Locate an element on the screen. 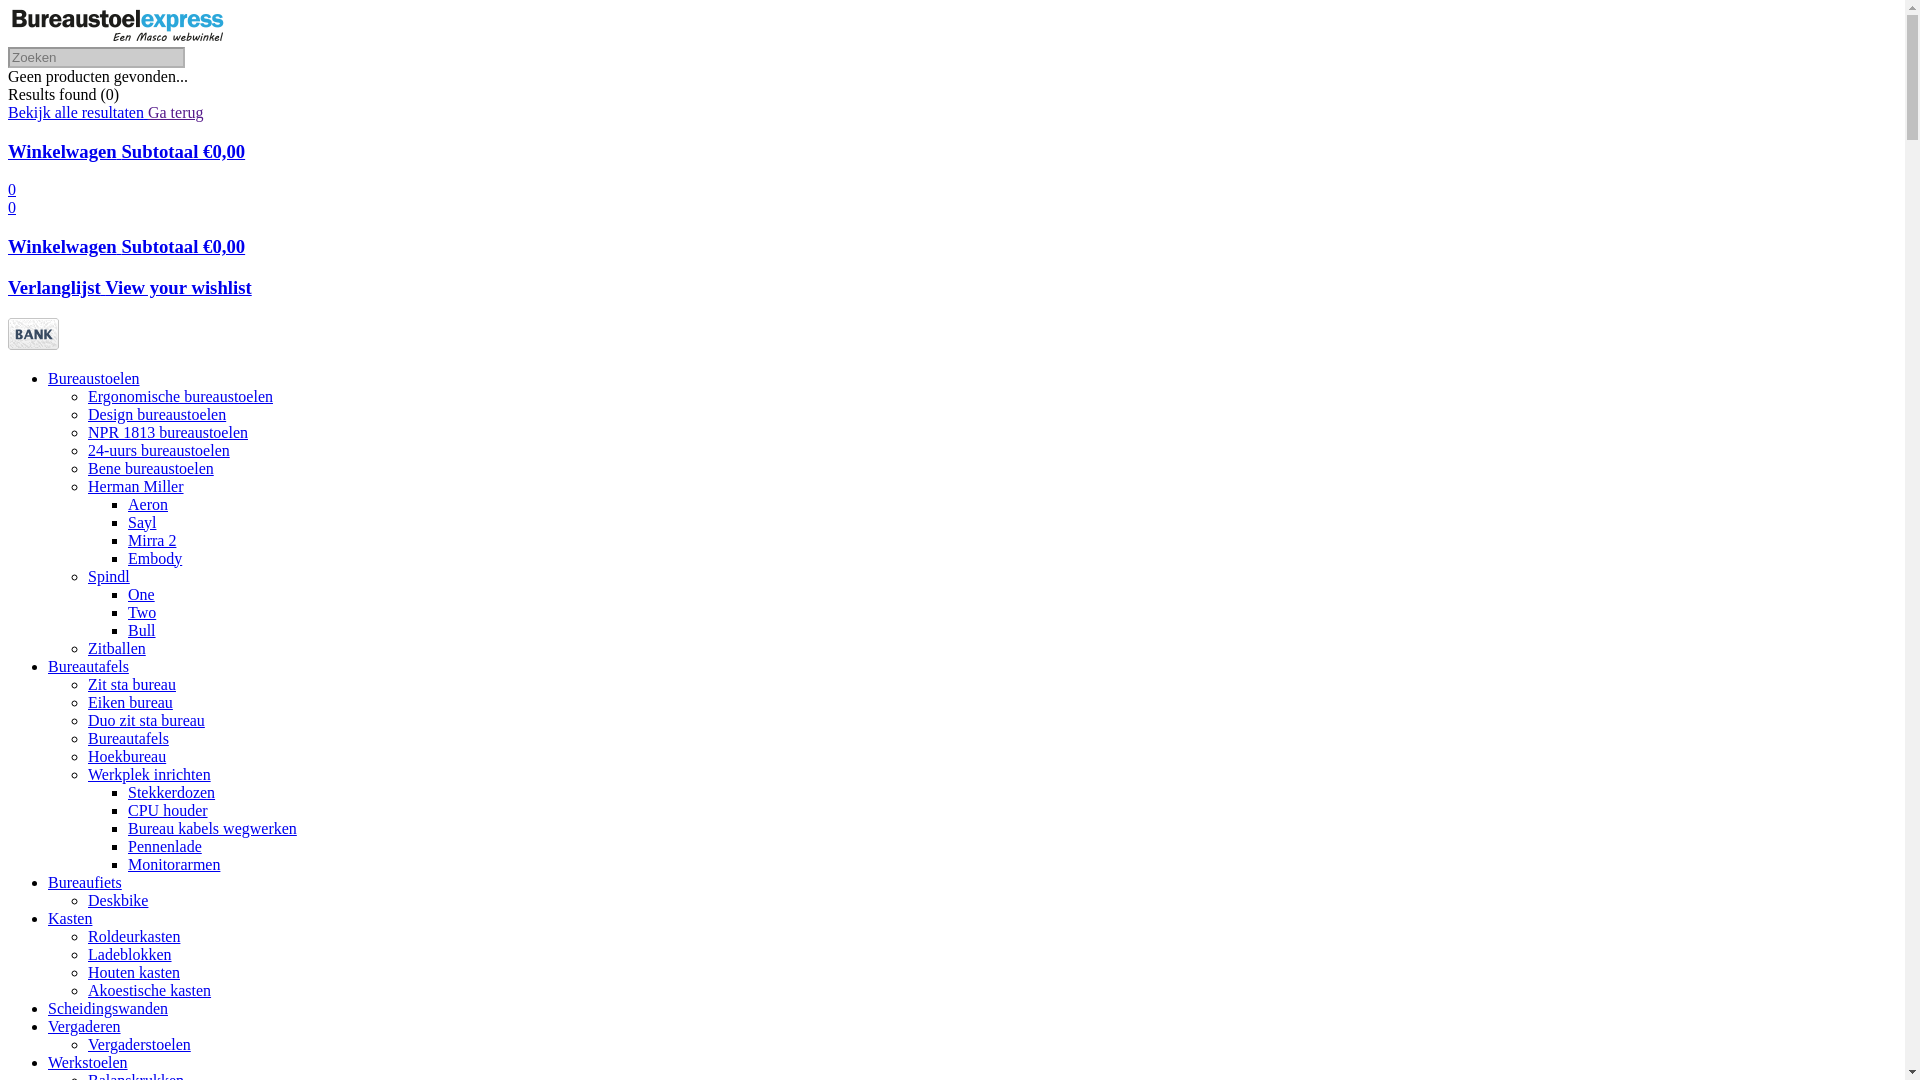 The width and height of the screenshot is (1920, 1080). 'Kasten' is located at coordinates (70, 918).